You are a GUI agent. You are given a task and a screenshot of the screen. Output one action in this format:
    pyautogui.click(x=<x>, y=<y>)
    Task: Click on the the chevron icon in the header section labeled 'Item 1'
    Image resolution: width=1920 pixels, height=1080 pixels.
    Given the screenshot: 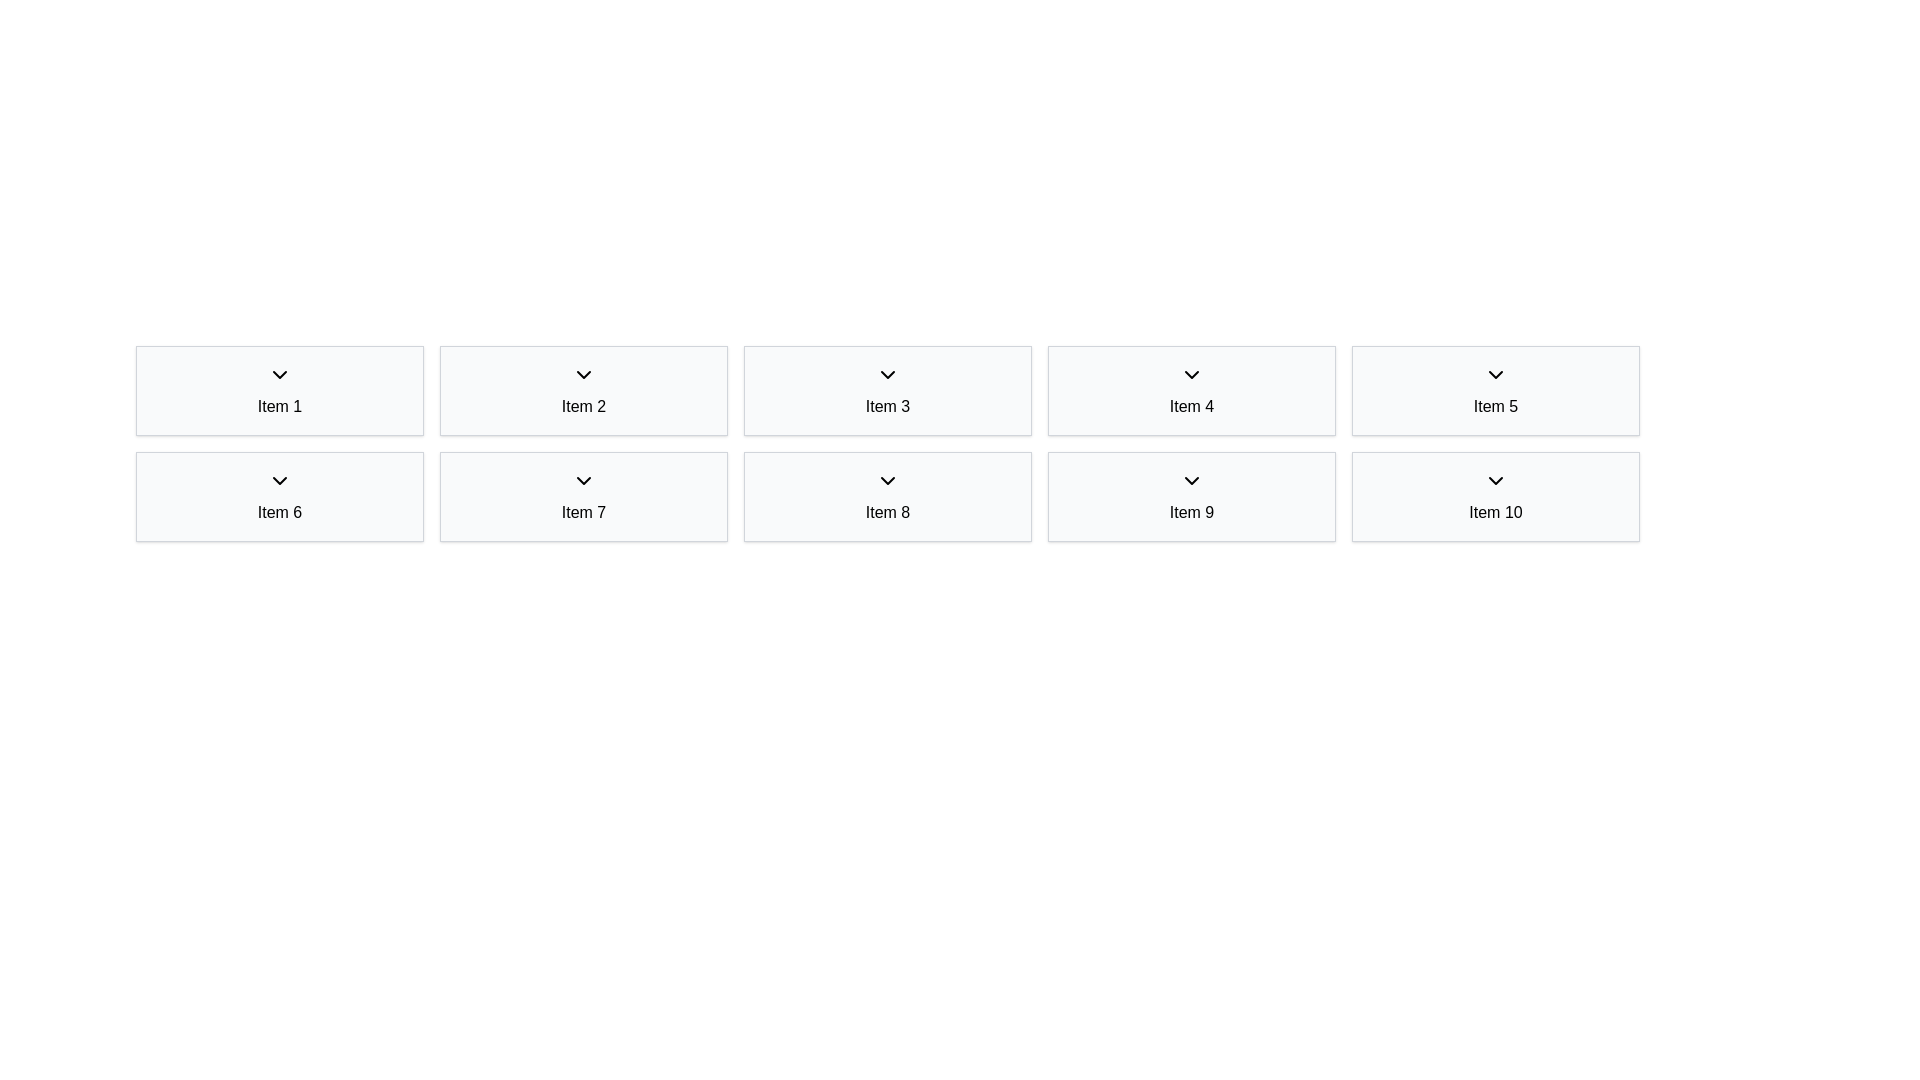 What is the action you would take?
    pyautogui.click(x=278, y=374)
    